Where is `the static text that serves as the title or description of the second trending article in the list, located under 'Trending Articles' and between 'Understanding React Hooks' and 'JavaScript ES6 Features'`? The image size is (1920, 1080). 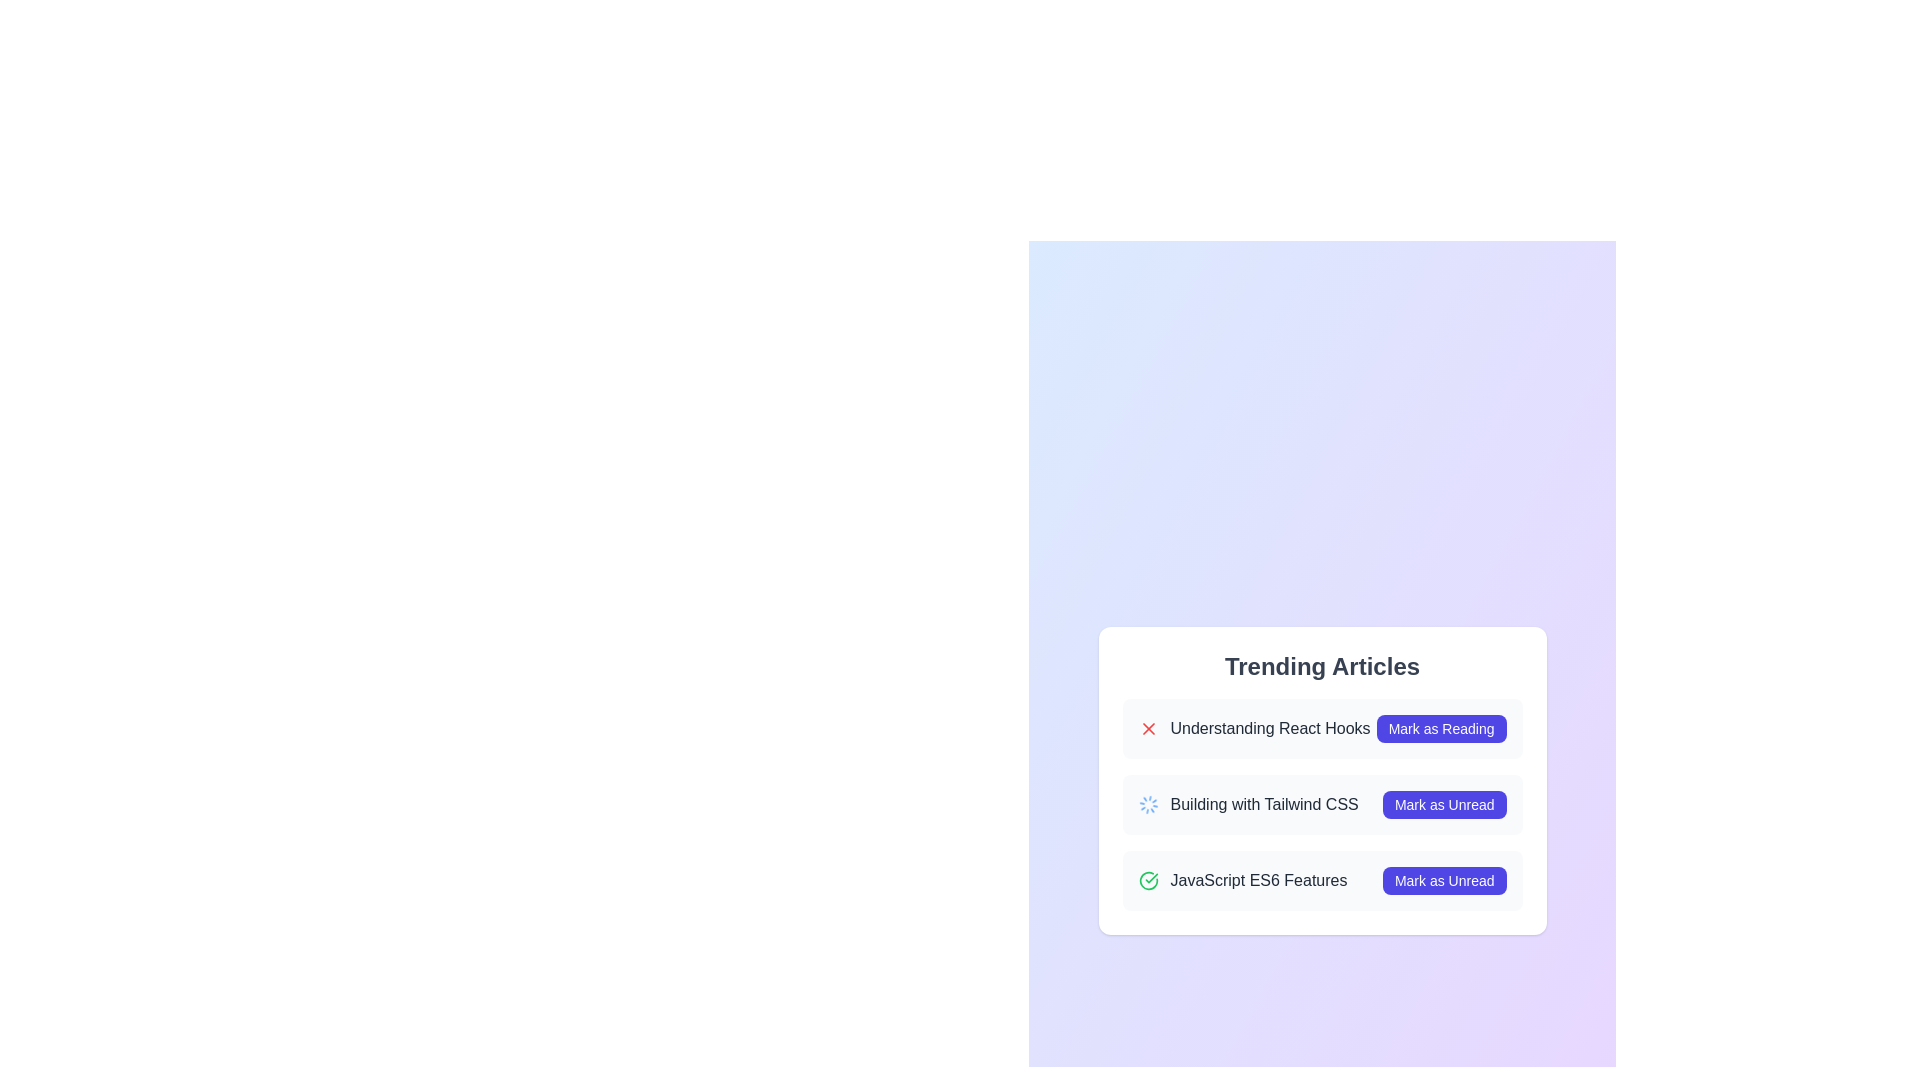 the static text that serves as the title or description of the second trending article in the list, located under 'Trending Articles' and between 'Understanding React Hooks' and 'JavaScript ES6 Features' is located at coordinates (1263, 804).